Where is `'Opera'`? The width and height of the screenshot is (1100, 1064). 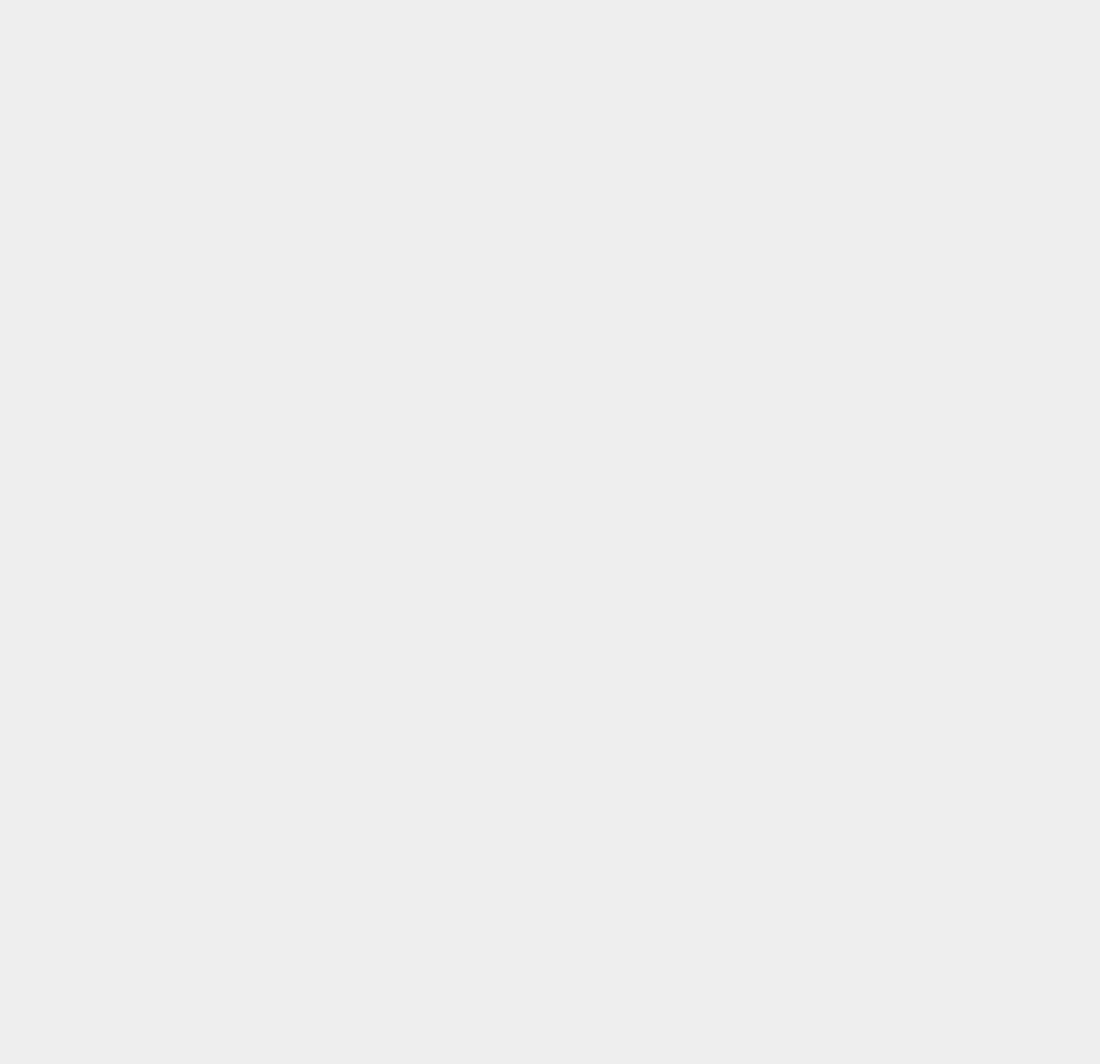
'Opera' is located at coordinates (796, 654).